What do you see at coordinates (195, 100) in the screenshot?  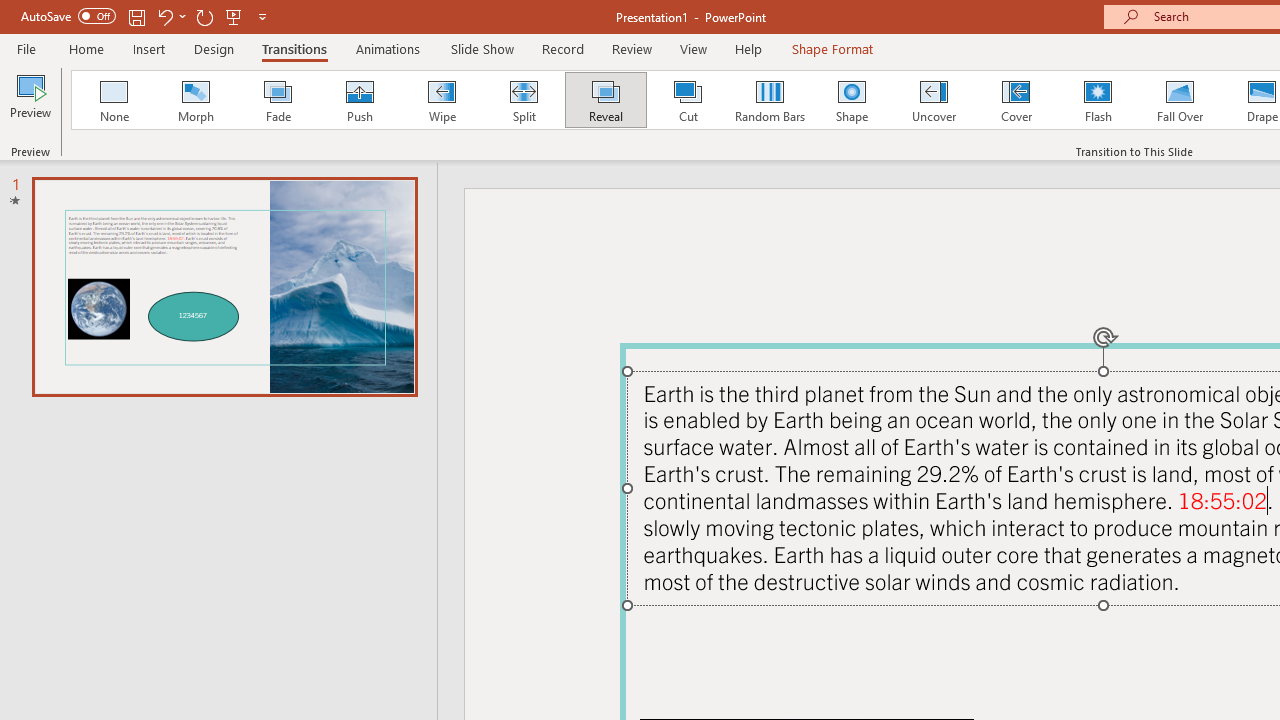 I see `'Morph'` at bounding box center [195, 100].